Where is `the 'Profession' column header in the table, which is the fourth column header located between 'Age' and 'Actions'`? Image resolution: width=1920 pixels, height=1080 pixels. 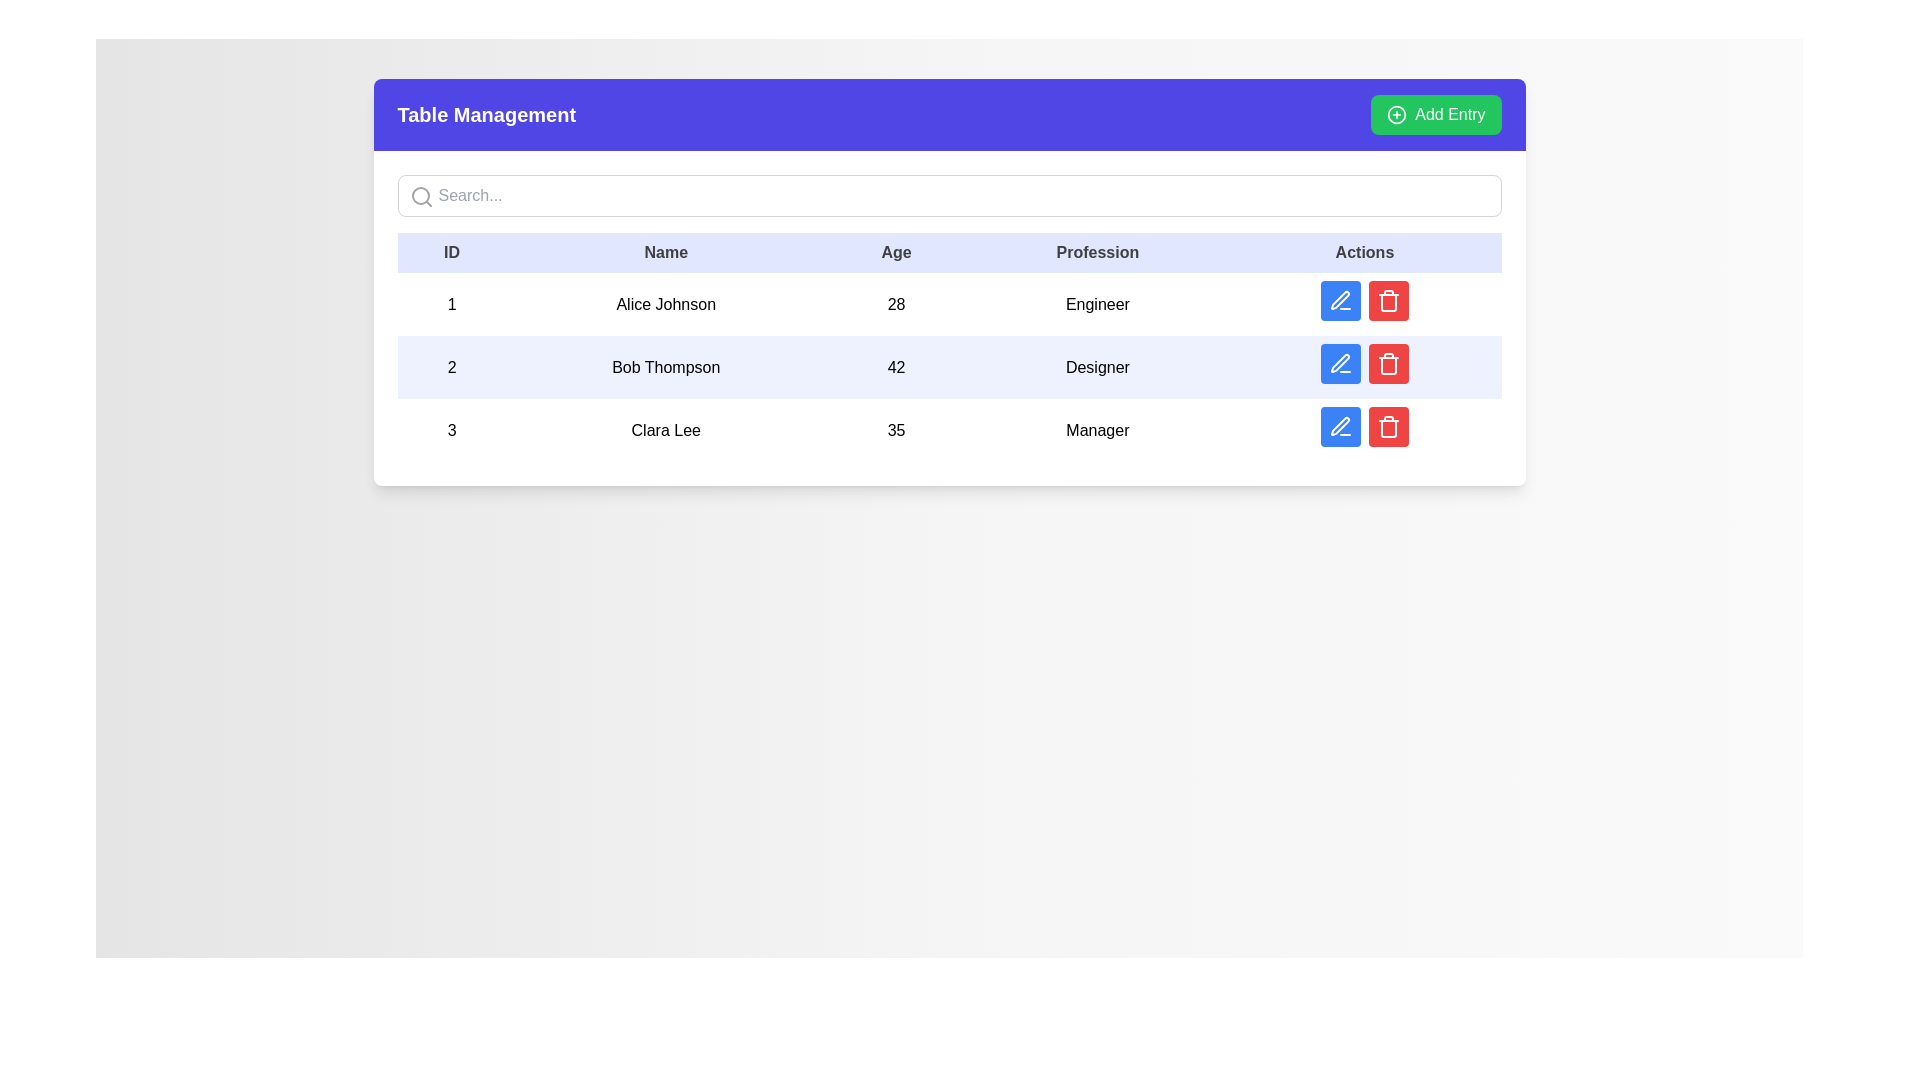 the 'Profession' column header in the table, which is the fourth column header located between 'Age' and 'Actions' is located at coordinates (1096, 252).